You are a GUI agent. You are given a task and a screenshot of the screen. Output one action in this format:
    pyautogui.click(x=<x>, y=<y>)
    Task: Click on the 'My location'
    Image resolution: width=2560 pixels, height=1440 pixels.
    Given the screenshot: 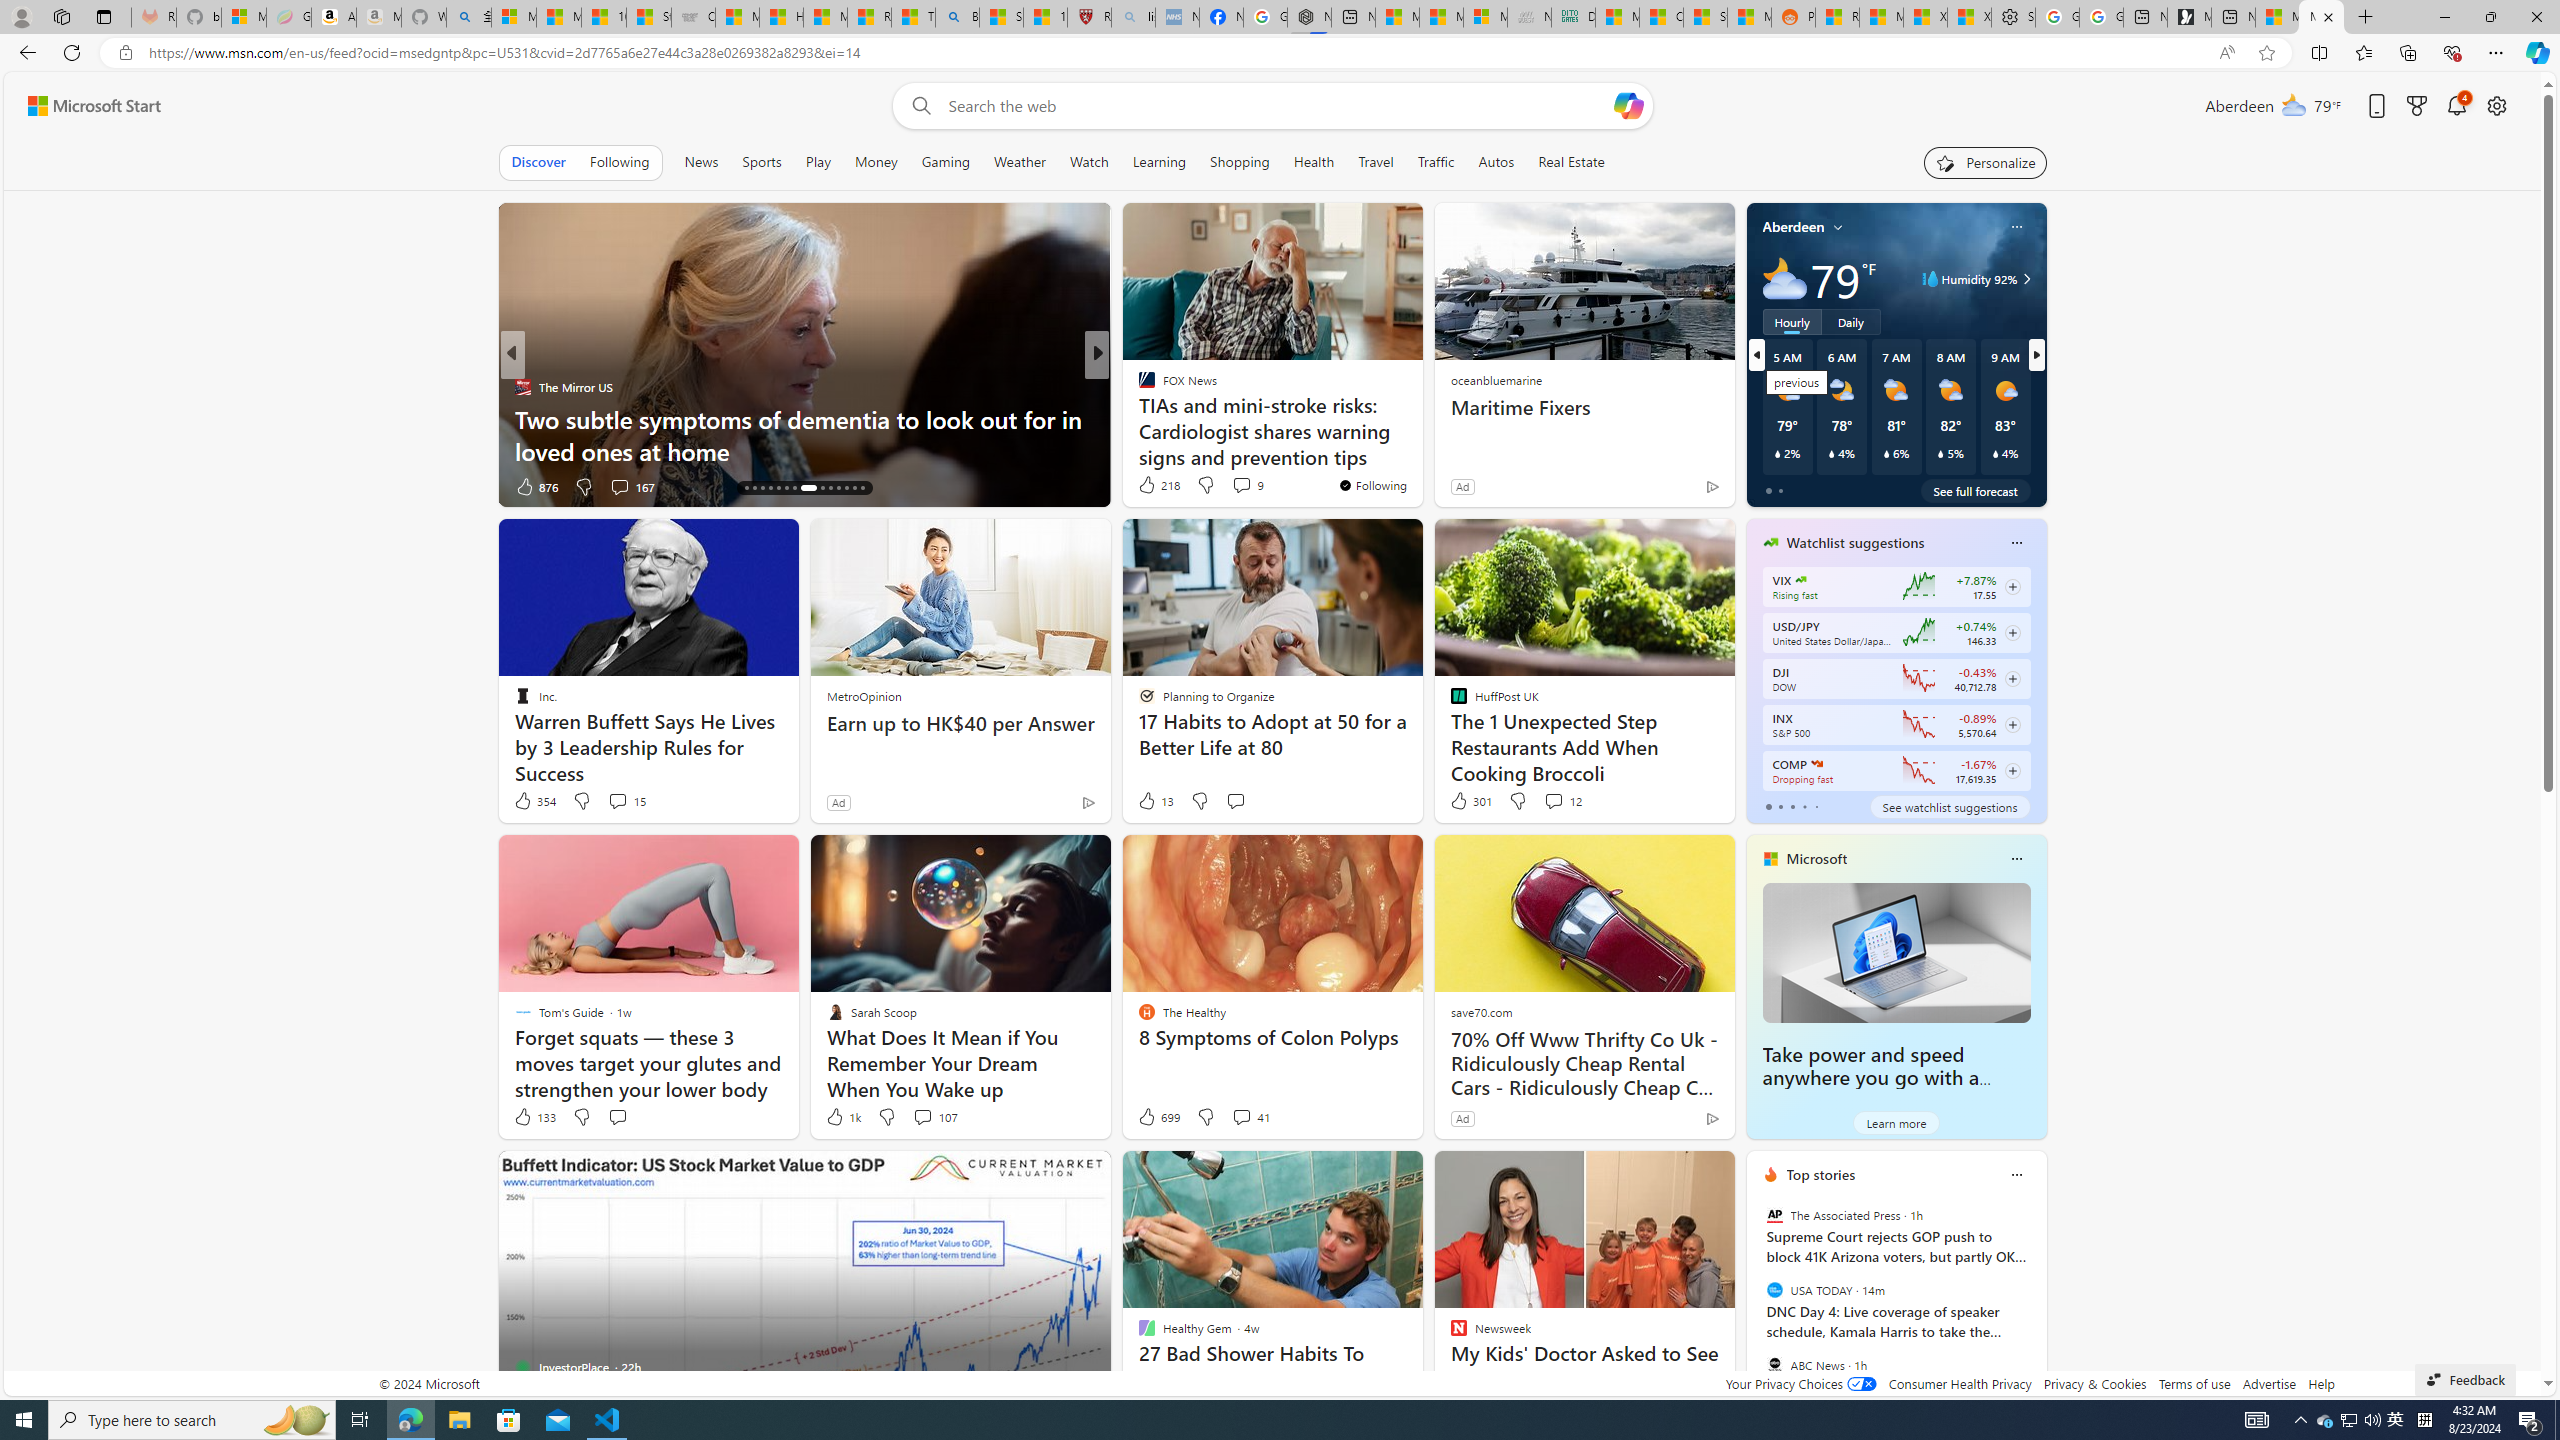 What is the action you would take?
    pyautogui.click(x=1838, y=225)
    